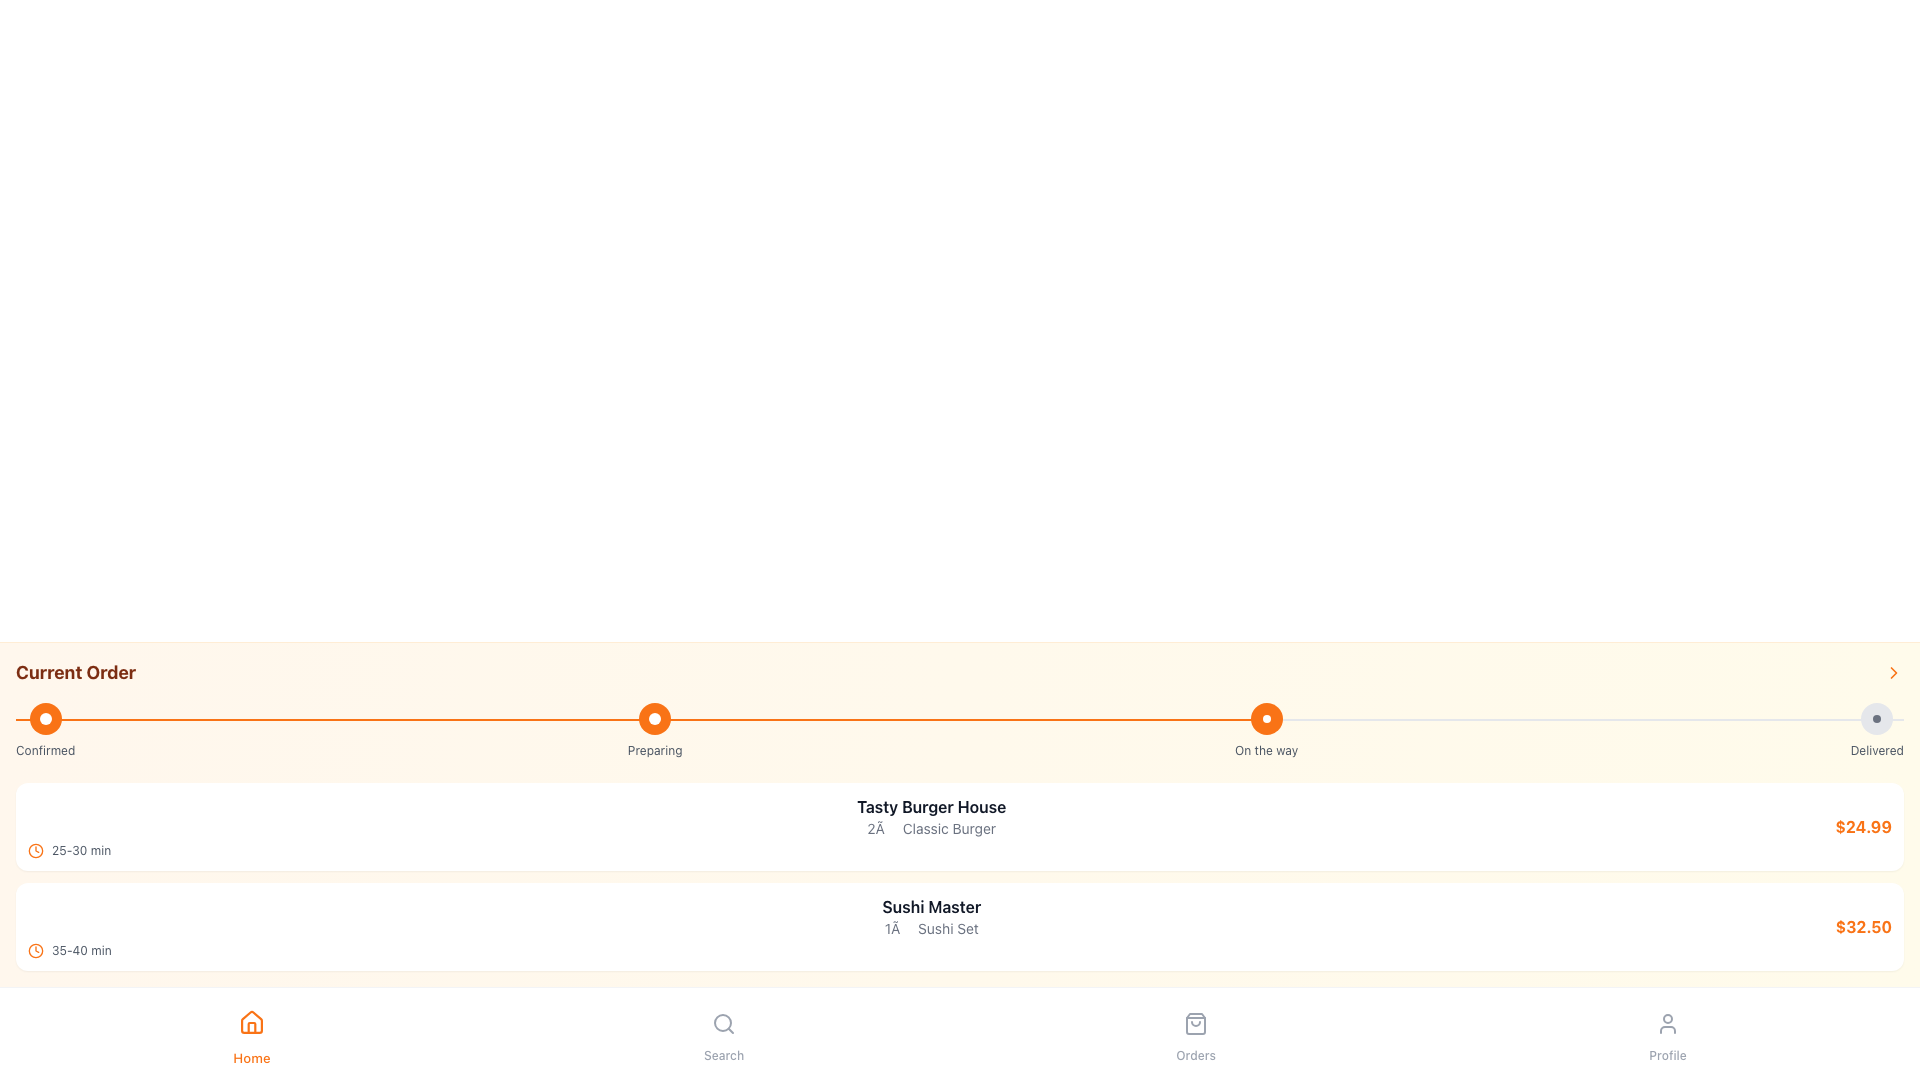 Image resolution: width=1920 pixels, height=1080 pixels. Describe the element at coordinates (1668, 1033) in the screenshot. I see `the 'Profile' button, which features a circular user icon above the label 'Profile'` at that location.